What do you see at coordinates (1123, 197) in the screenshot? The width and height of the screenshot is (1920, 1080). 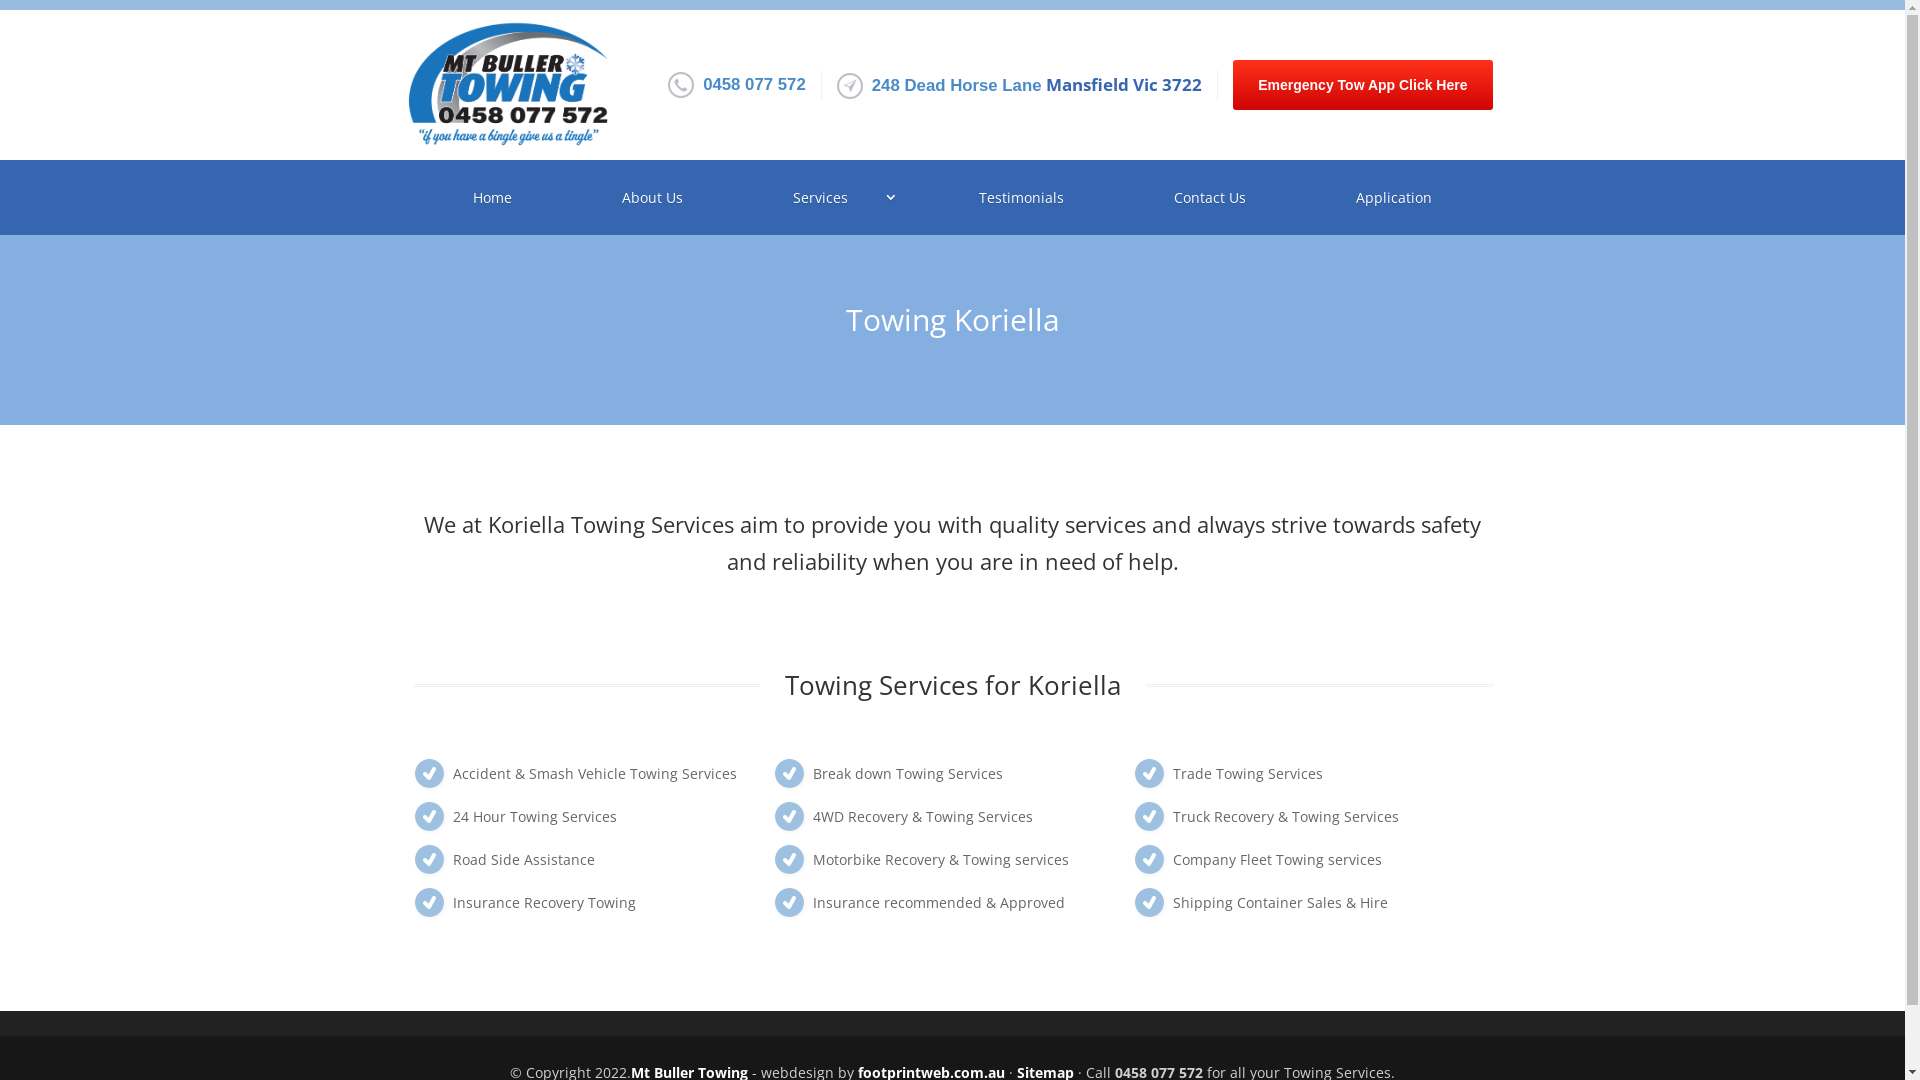 I see `'Contact Us'` at bounding box center [1123, 197].